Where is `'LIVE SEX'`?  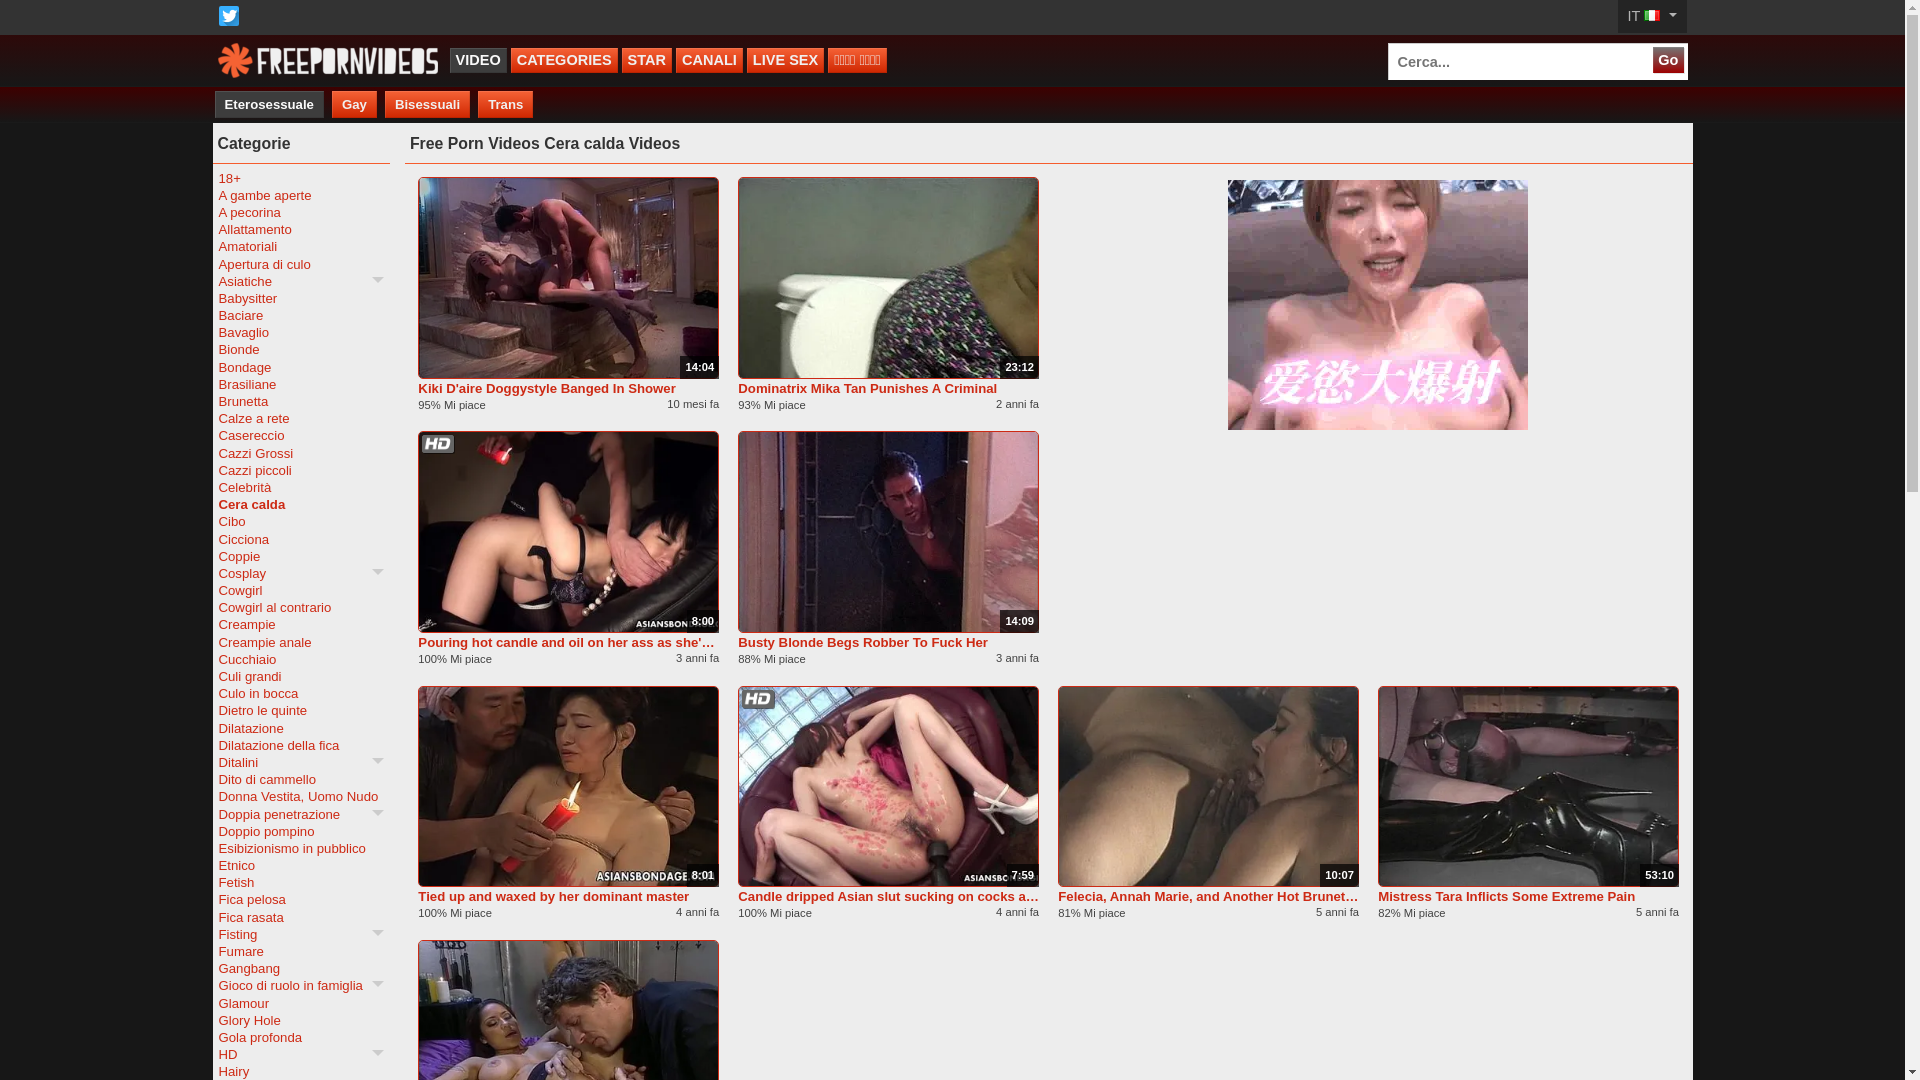
'LIVE SEX' is located at coordinates (784, 59).